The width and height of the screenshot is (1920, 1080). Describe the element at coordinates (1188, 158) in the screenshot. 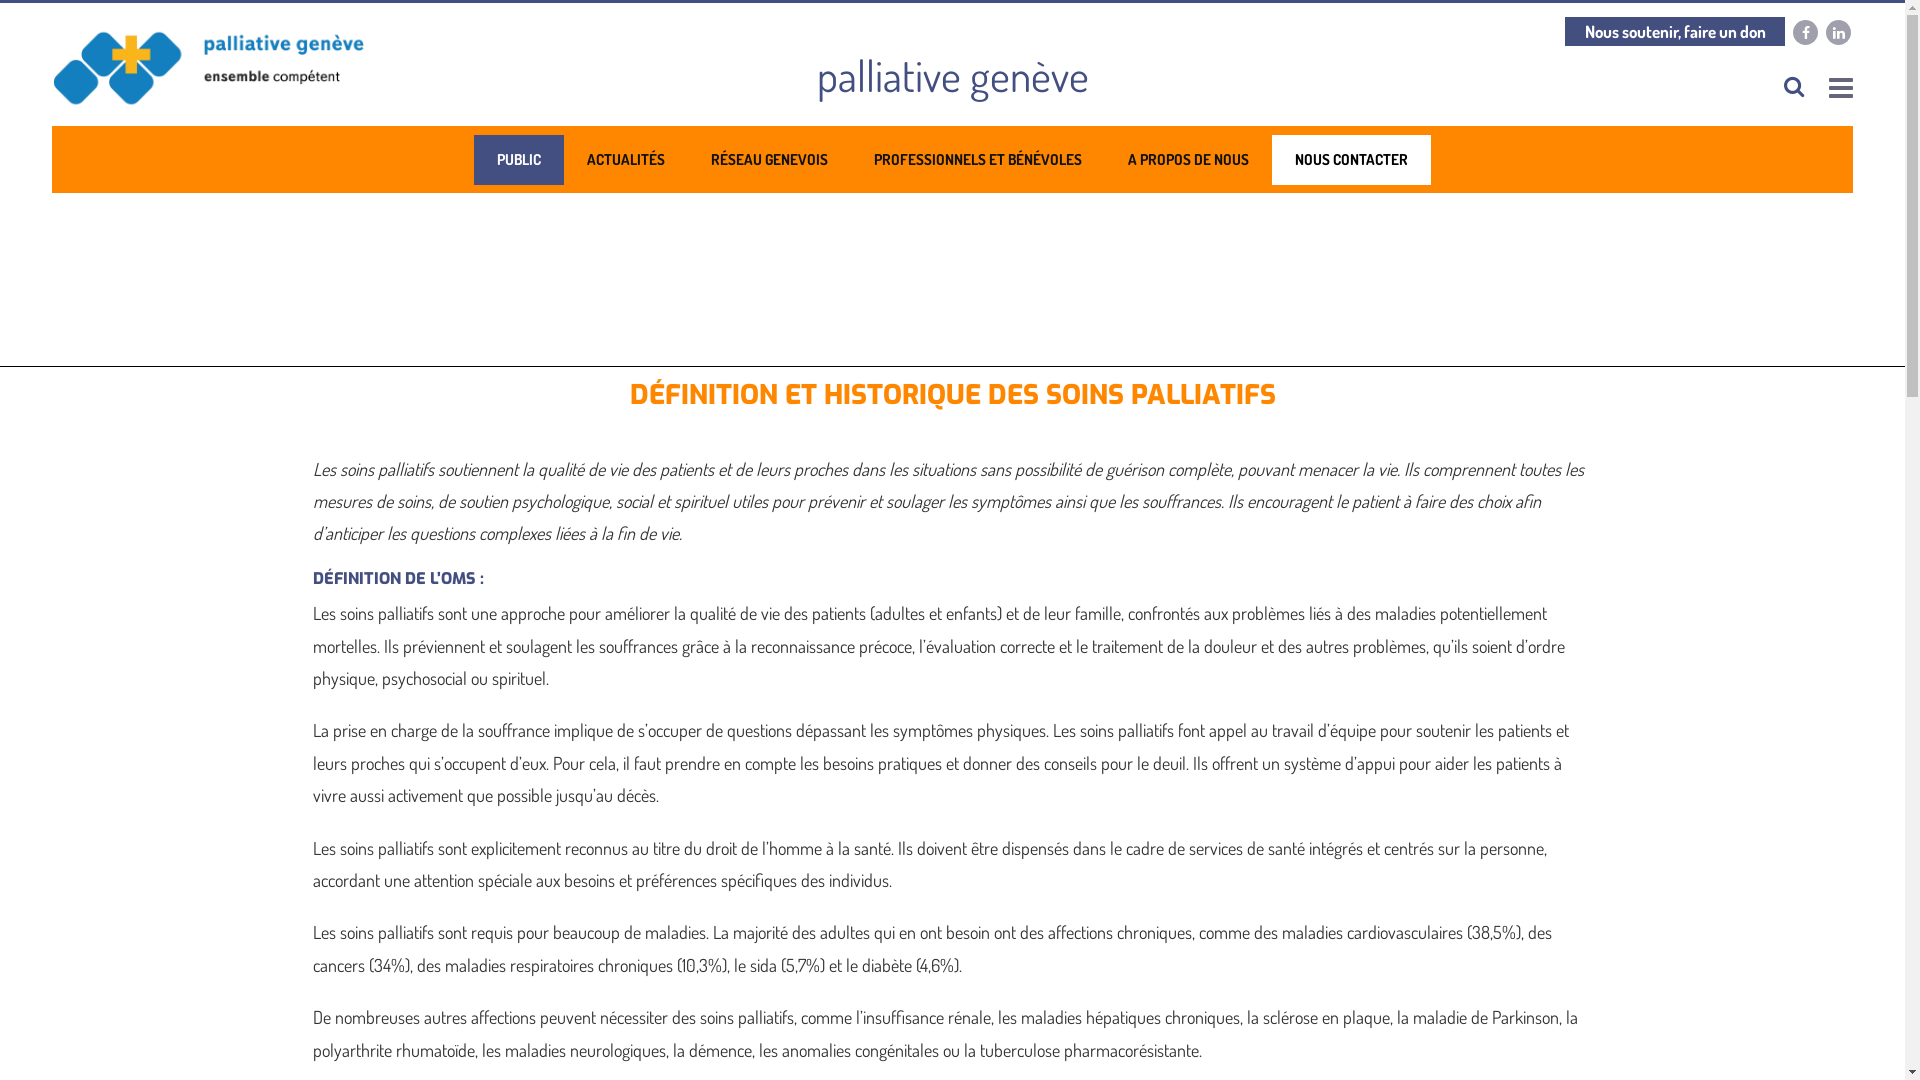

I see `'A PROPOS DE NOUS'` at that location.